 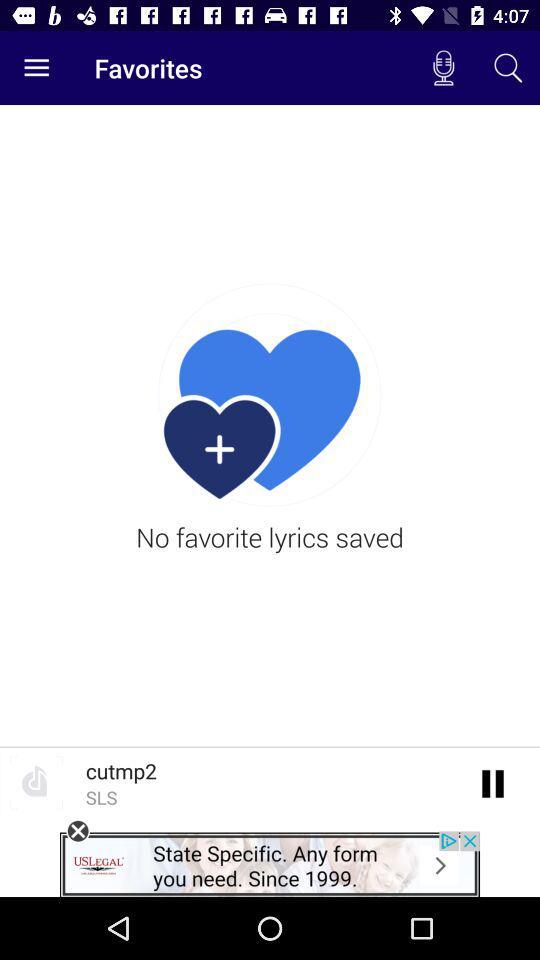 I want to click on pause, so click(x=492, y=782).